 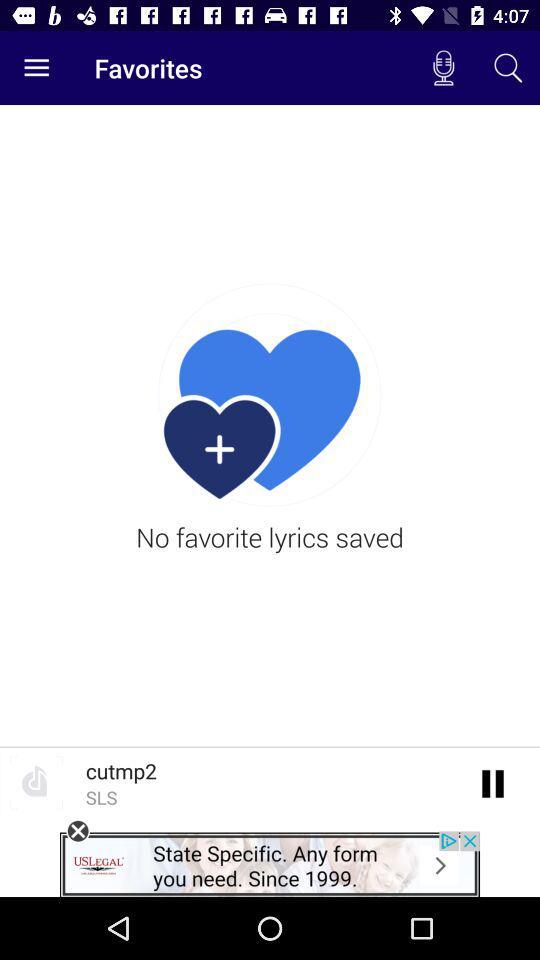 I want to click on pause, so click(x=492, y=782).